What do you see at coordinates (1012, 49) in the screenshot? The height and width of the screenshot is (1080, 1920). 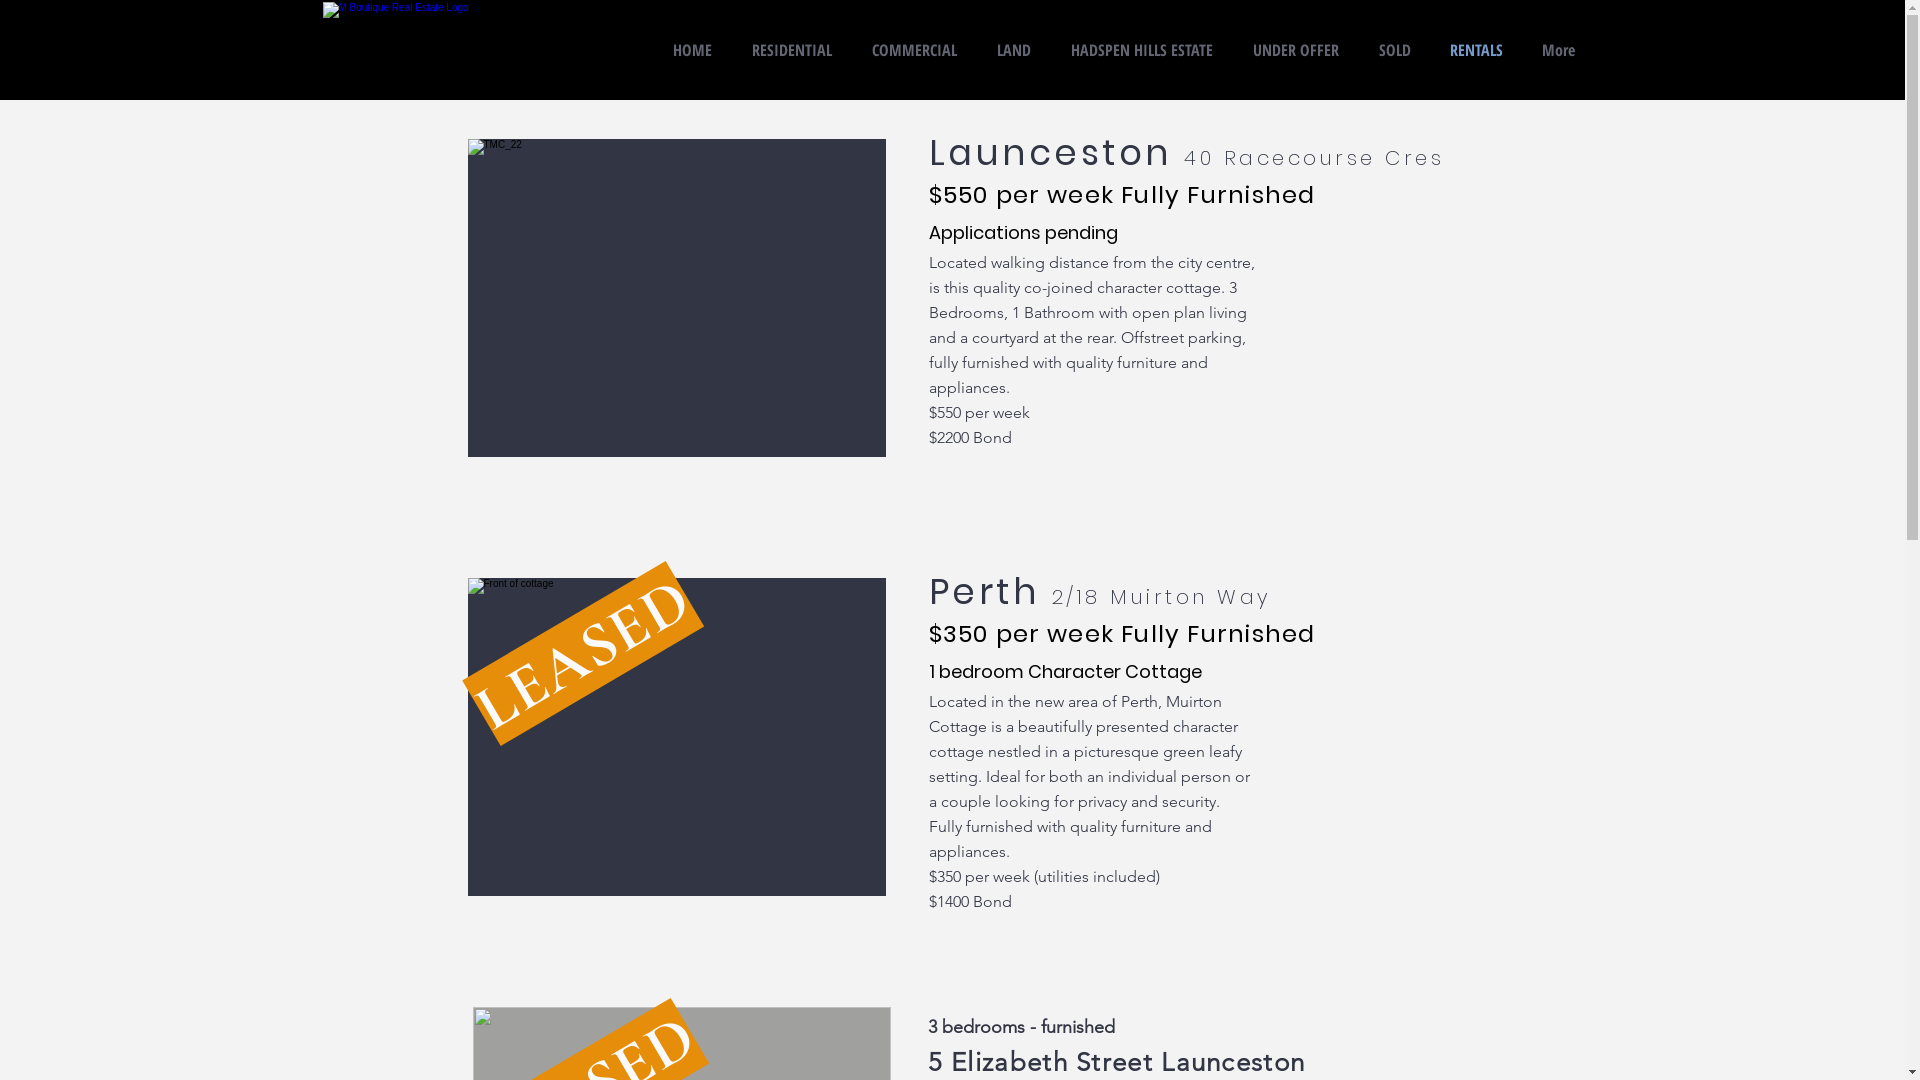 I see `'LAND'` at bounding box center [1012, 49].